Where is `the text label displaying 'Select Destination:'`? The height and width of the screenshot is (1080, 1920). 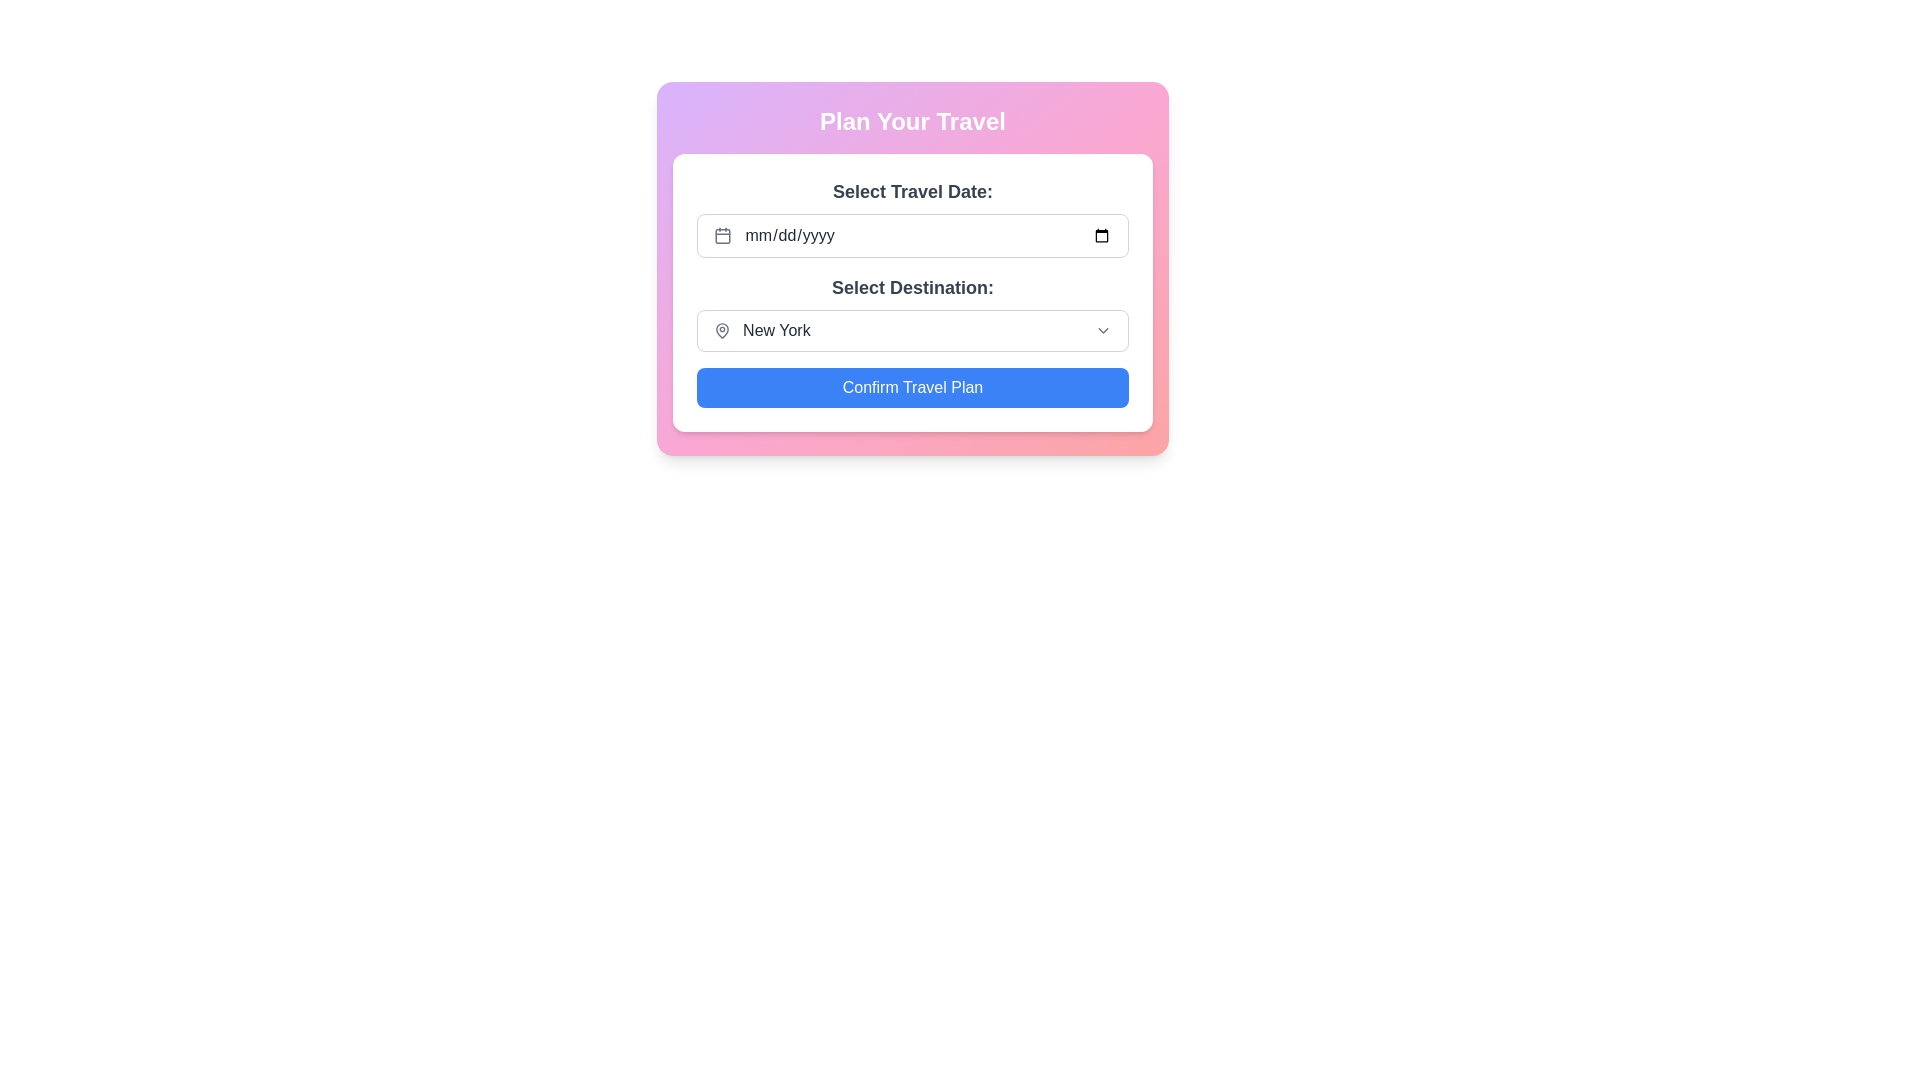
the text label displaying 'Select Destination:' is located at coordinates (911, 288).